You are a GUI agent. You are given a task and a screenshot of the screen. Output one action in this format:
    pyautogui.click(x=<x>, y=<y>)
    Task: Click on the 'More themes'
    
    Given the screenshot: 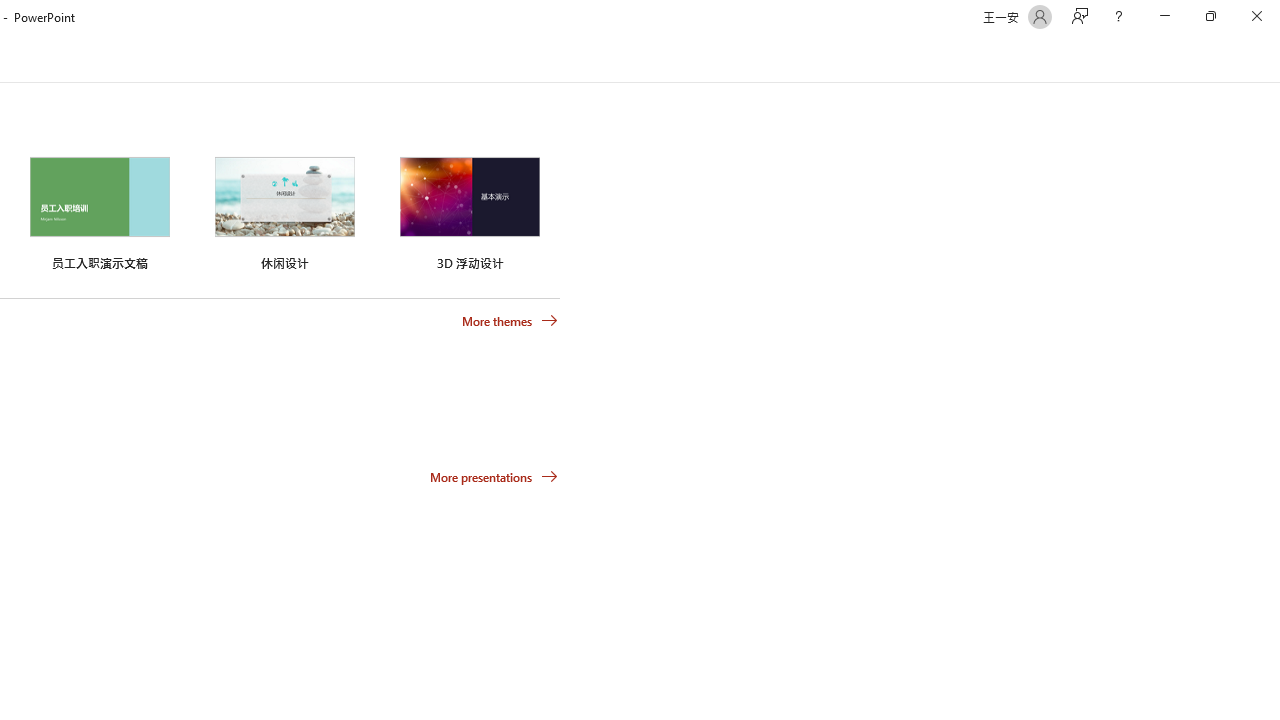 What is the action you would take?
    pyautogui.click(x=510, y=320)
    